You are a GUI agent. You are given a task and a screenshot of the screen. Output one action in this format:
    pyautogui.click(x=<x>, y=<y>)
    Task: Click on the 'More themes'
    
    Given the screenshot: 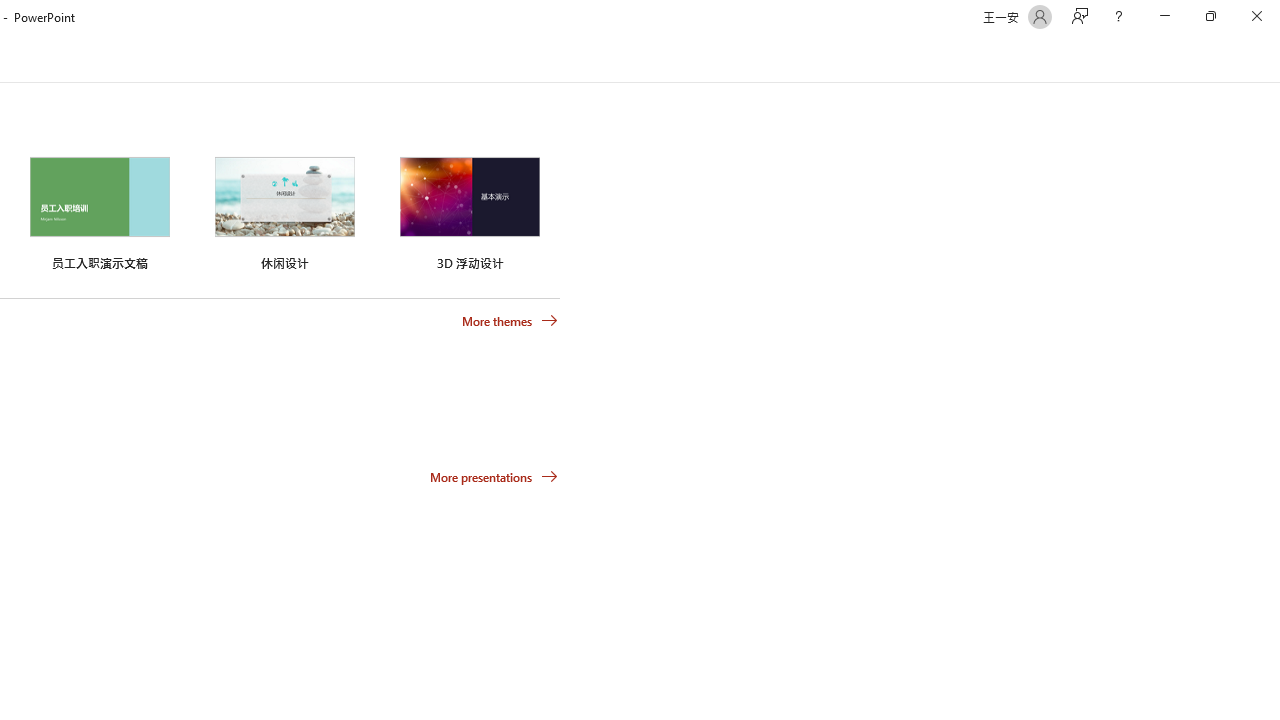 What is the action you would take?
    pyautogui.click(x=510, y=320)
    